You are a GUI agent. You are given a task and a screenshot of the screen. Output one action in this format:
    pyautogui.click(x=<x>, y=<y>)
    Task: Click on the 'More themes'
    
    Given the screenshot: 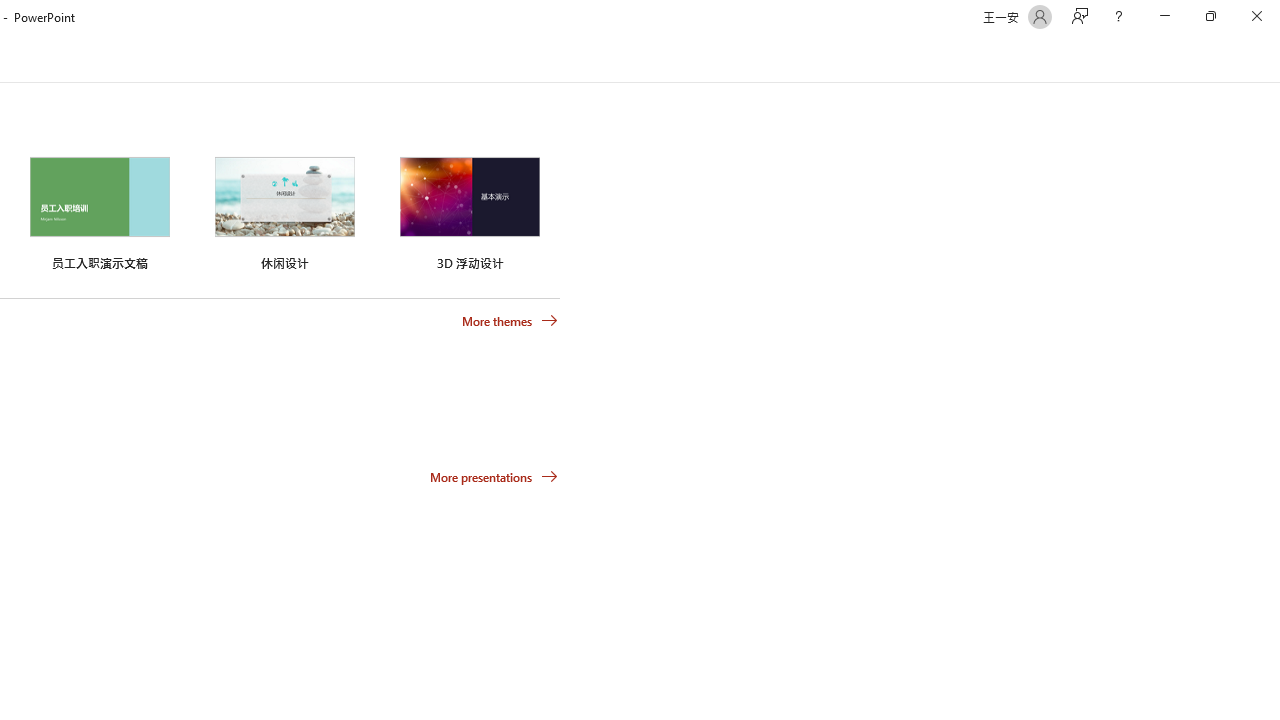 What is the action you would take?
    pyautogui.click(x=510, y=320)
    